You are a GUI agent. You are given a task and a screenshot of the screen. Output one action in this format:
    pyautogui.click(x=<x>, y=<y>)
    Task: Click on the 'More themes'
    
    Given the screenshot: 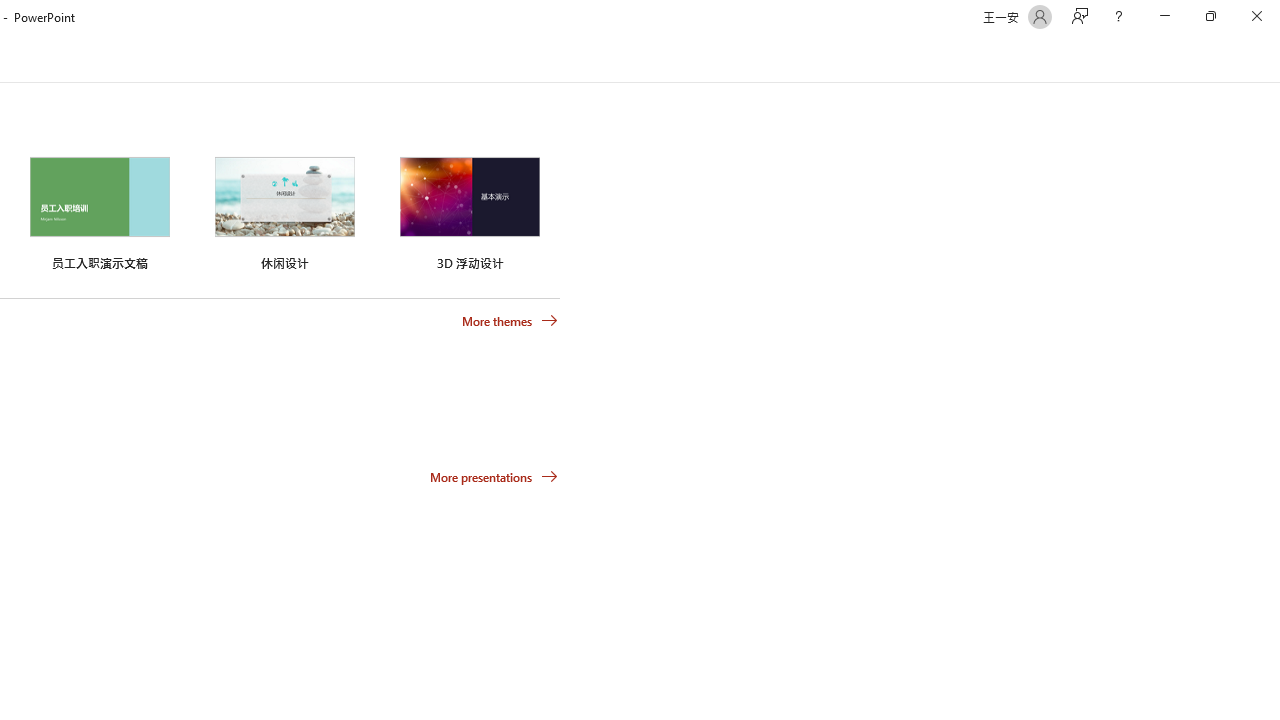 What is the action you would take?
    pyautogui.click(x=510, y=320)
    